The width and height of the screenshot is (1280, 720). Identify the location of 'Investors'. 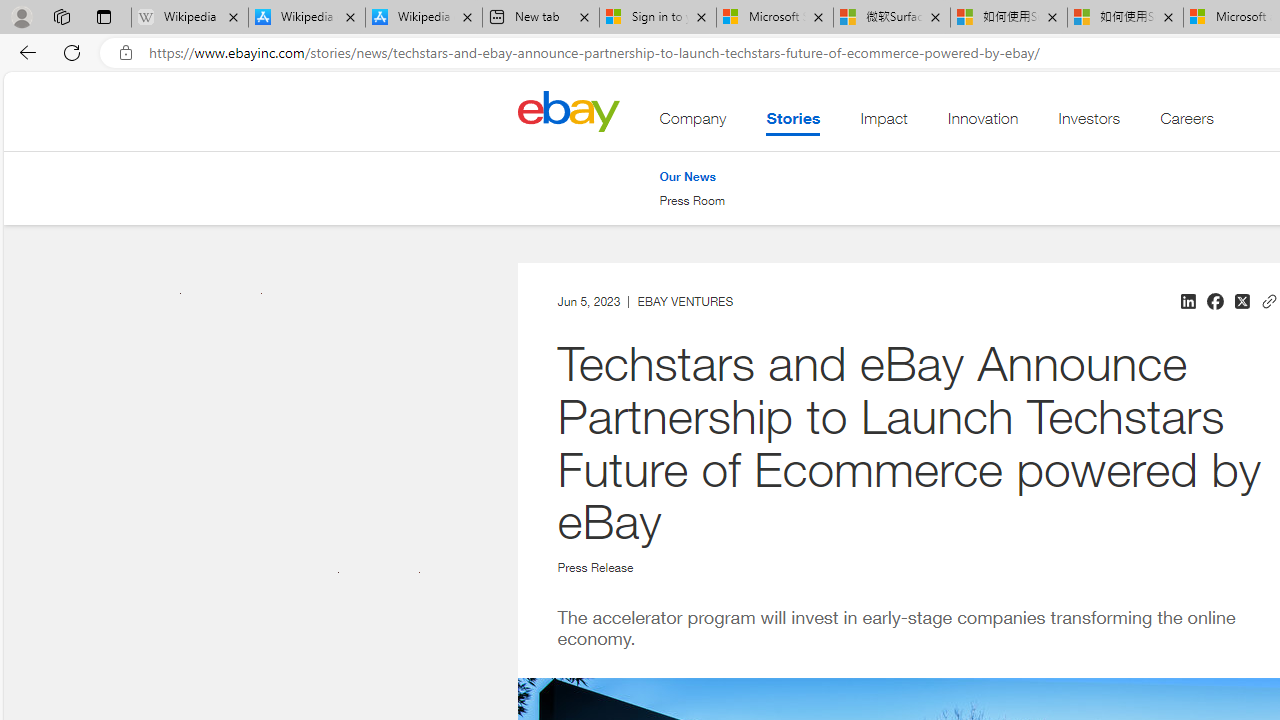
(1088, 123).